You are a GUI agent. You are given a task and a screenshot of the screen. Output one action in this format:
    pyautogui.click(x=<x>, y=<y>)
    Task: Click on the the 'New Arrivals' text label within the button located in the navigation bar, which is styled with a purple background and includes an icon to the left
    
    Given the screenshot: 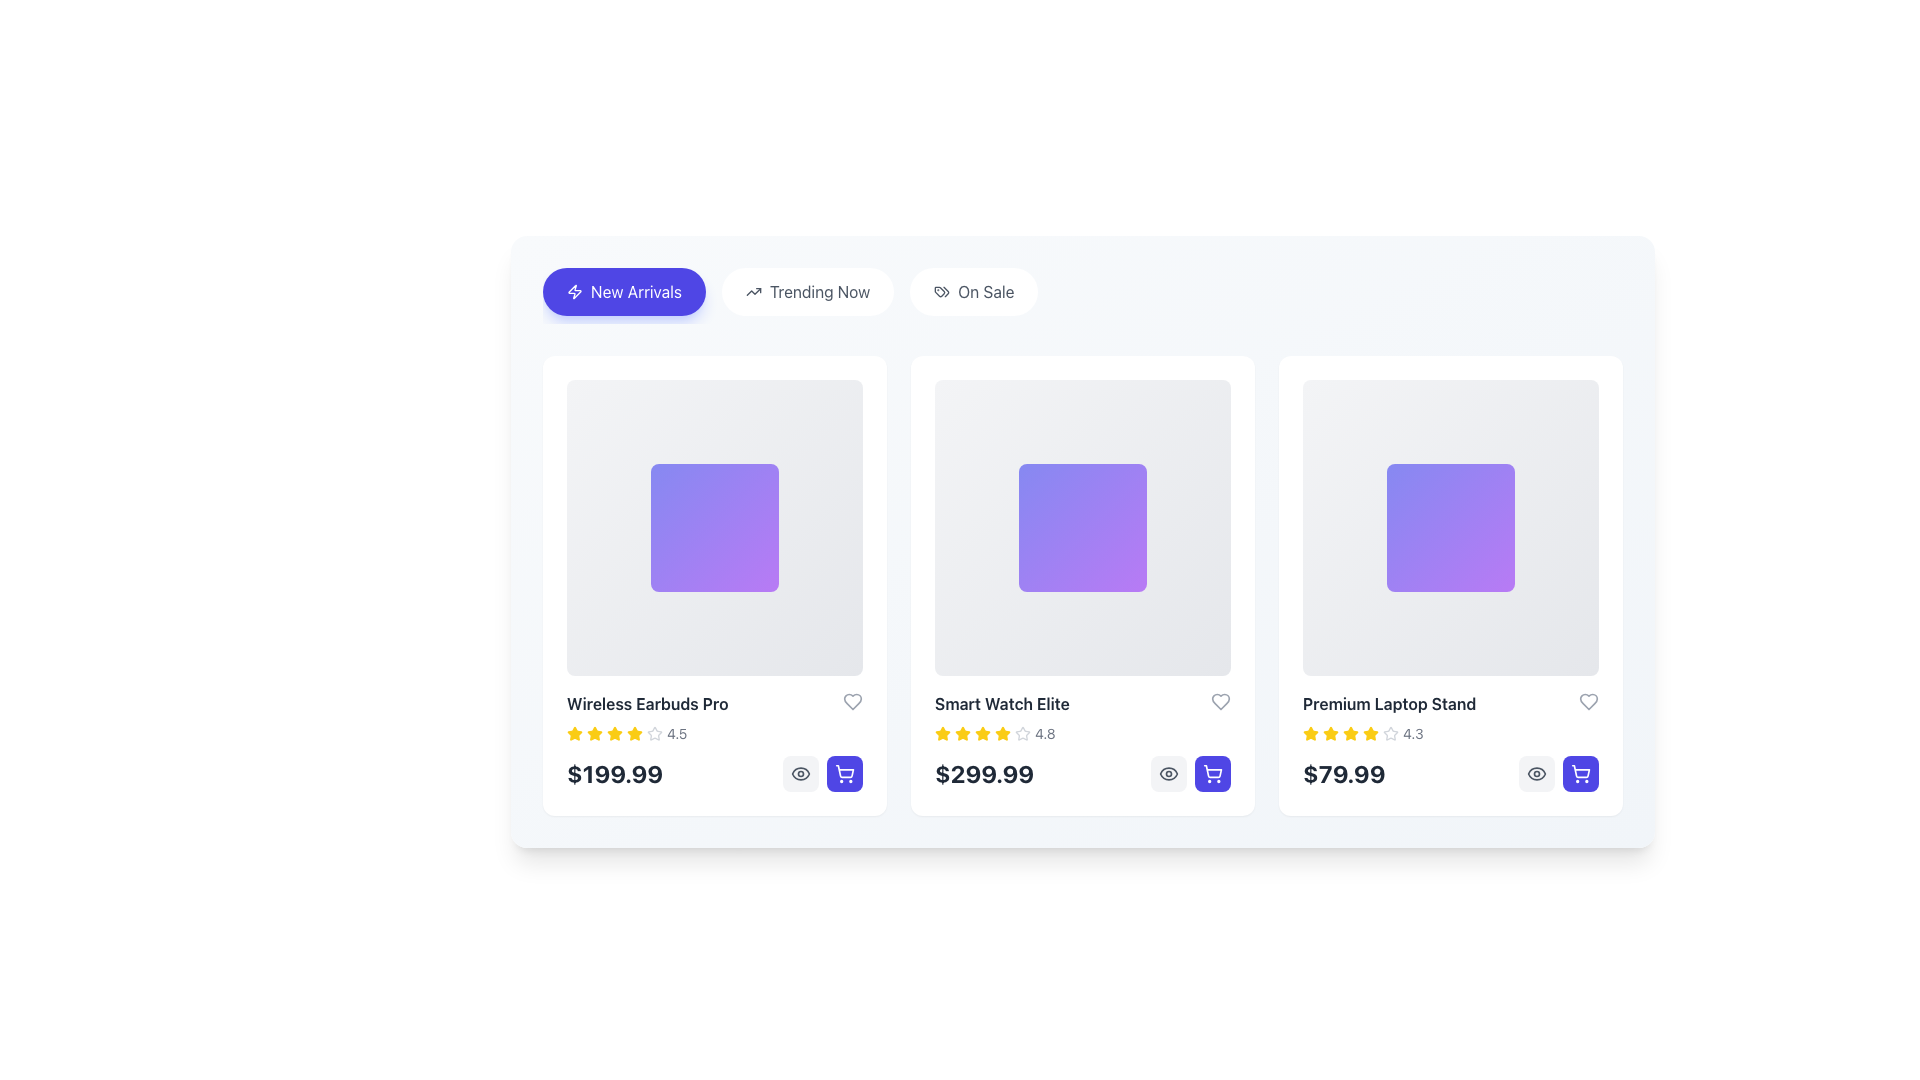 What is the action you would take?
    pyautogui.click(x=635, y=292)
    